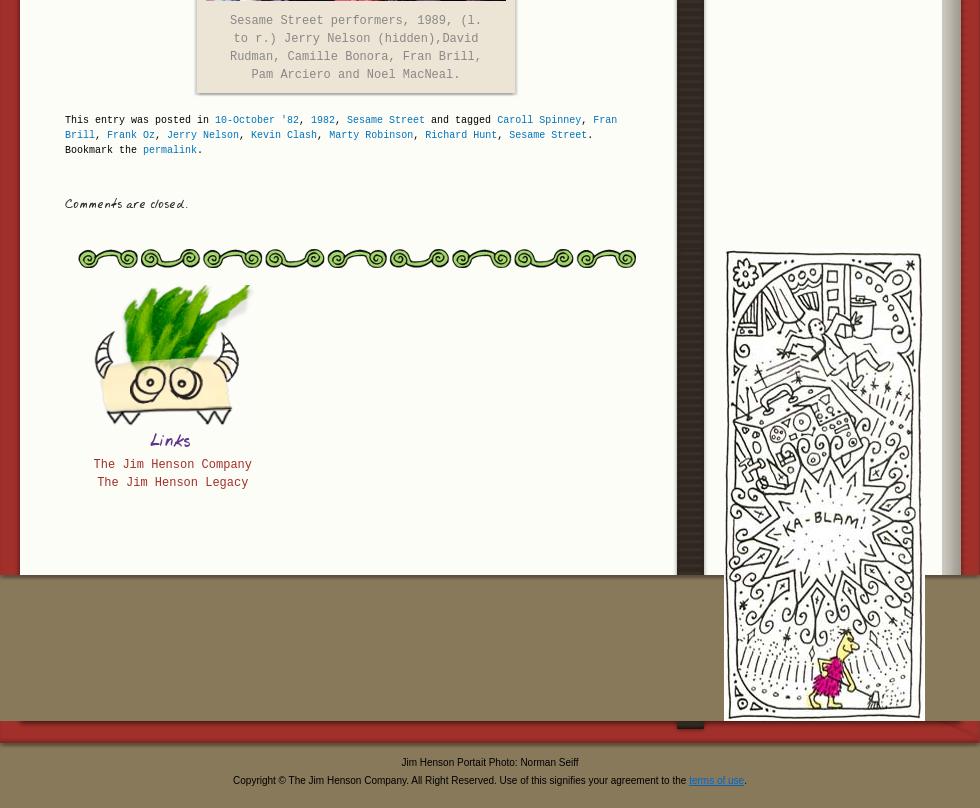  I want to click on 'Jim Henson Portait Photo: Norman Seiff', so click(489, 761).